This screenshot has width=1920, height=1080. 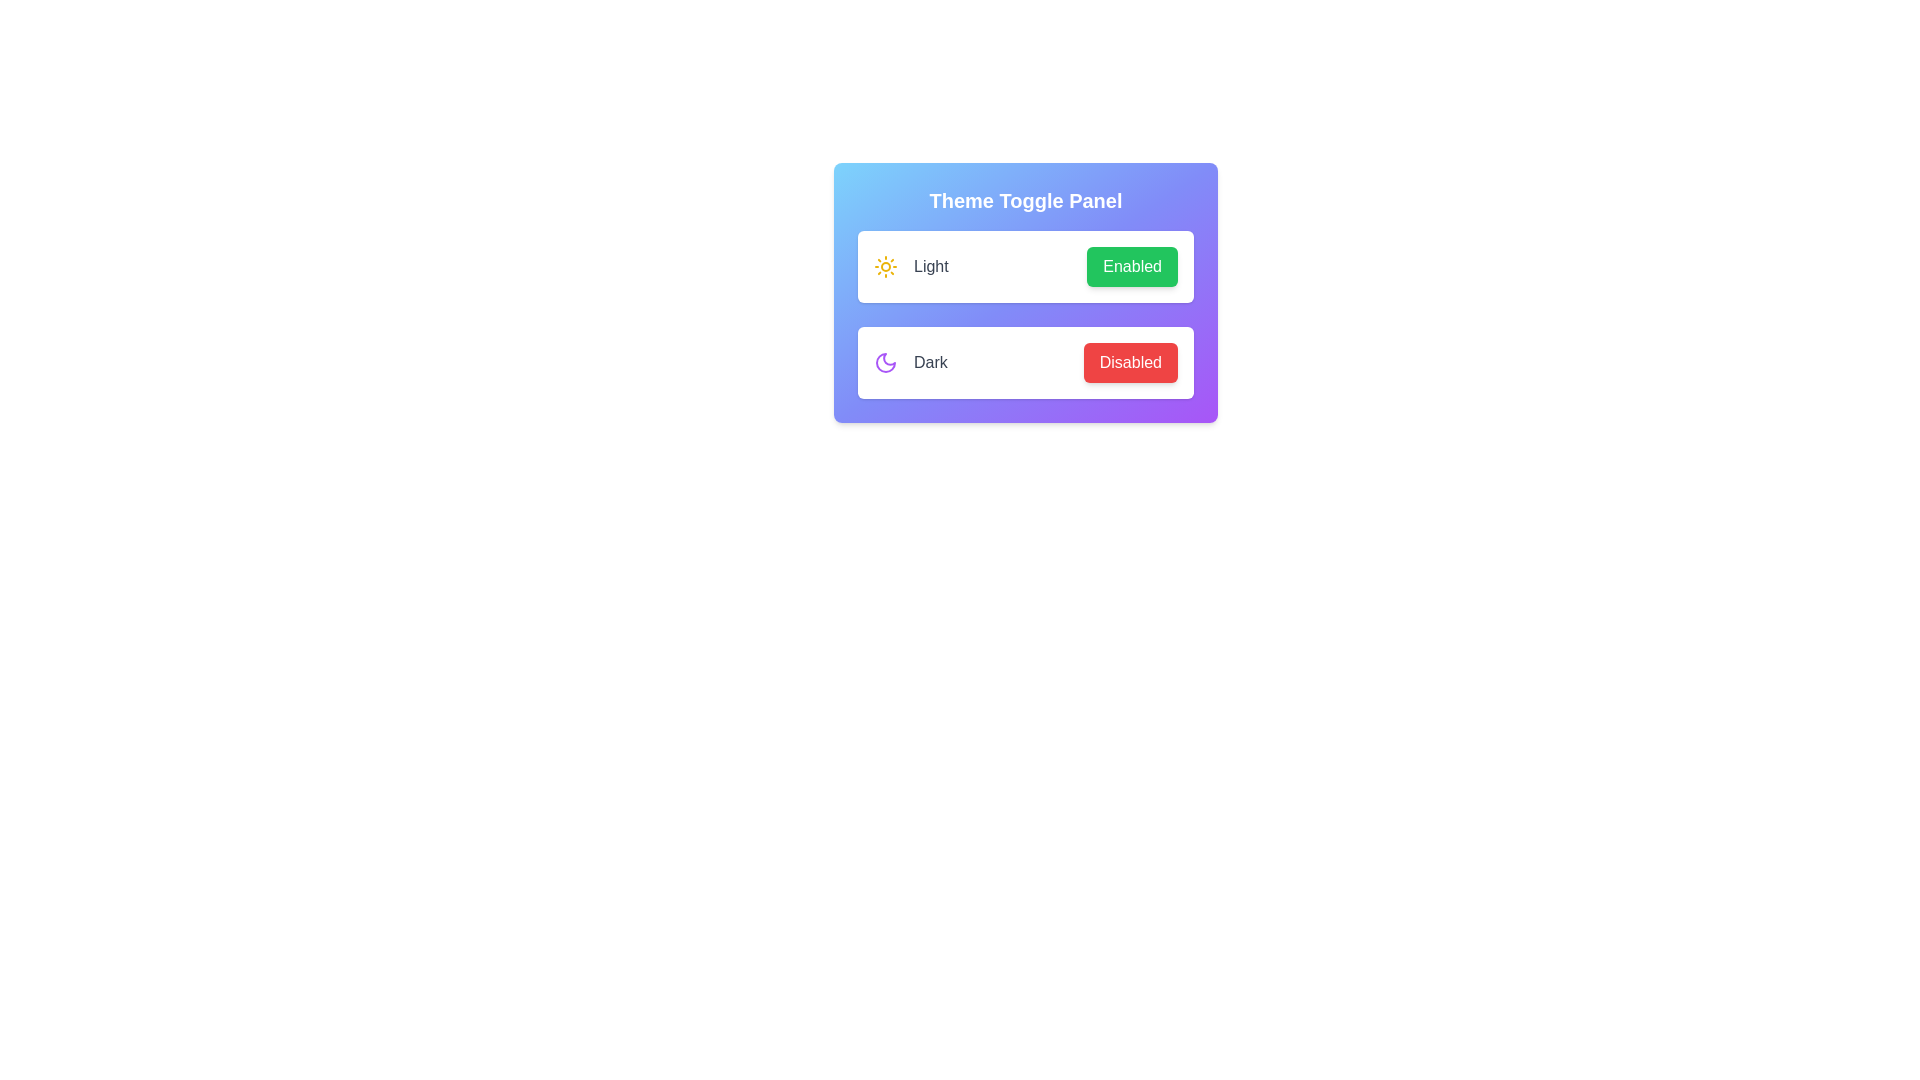 I want to click on button to toggle the theme state for light, so click(x=1132, y=265).